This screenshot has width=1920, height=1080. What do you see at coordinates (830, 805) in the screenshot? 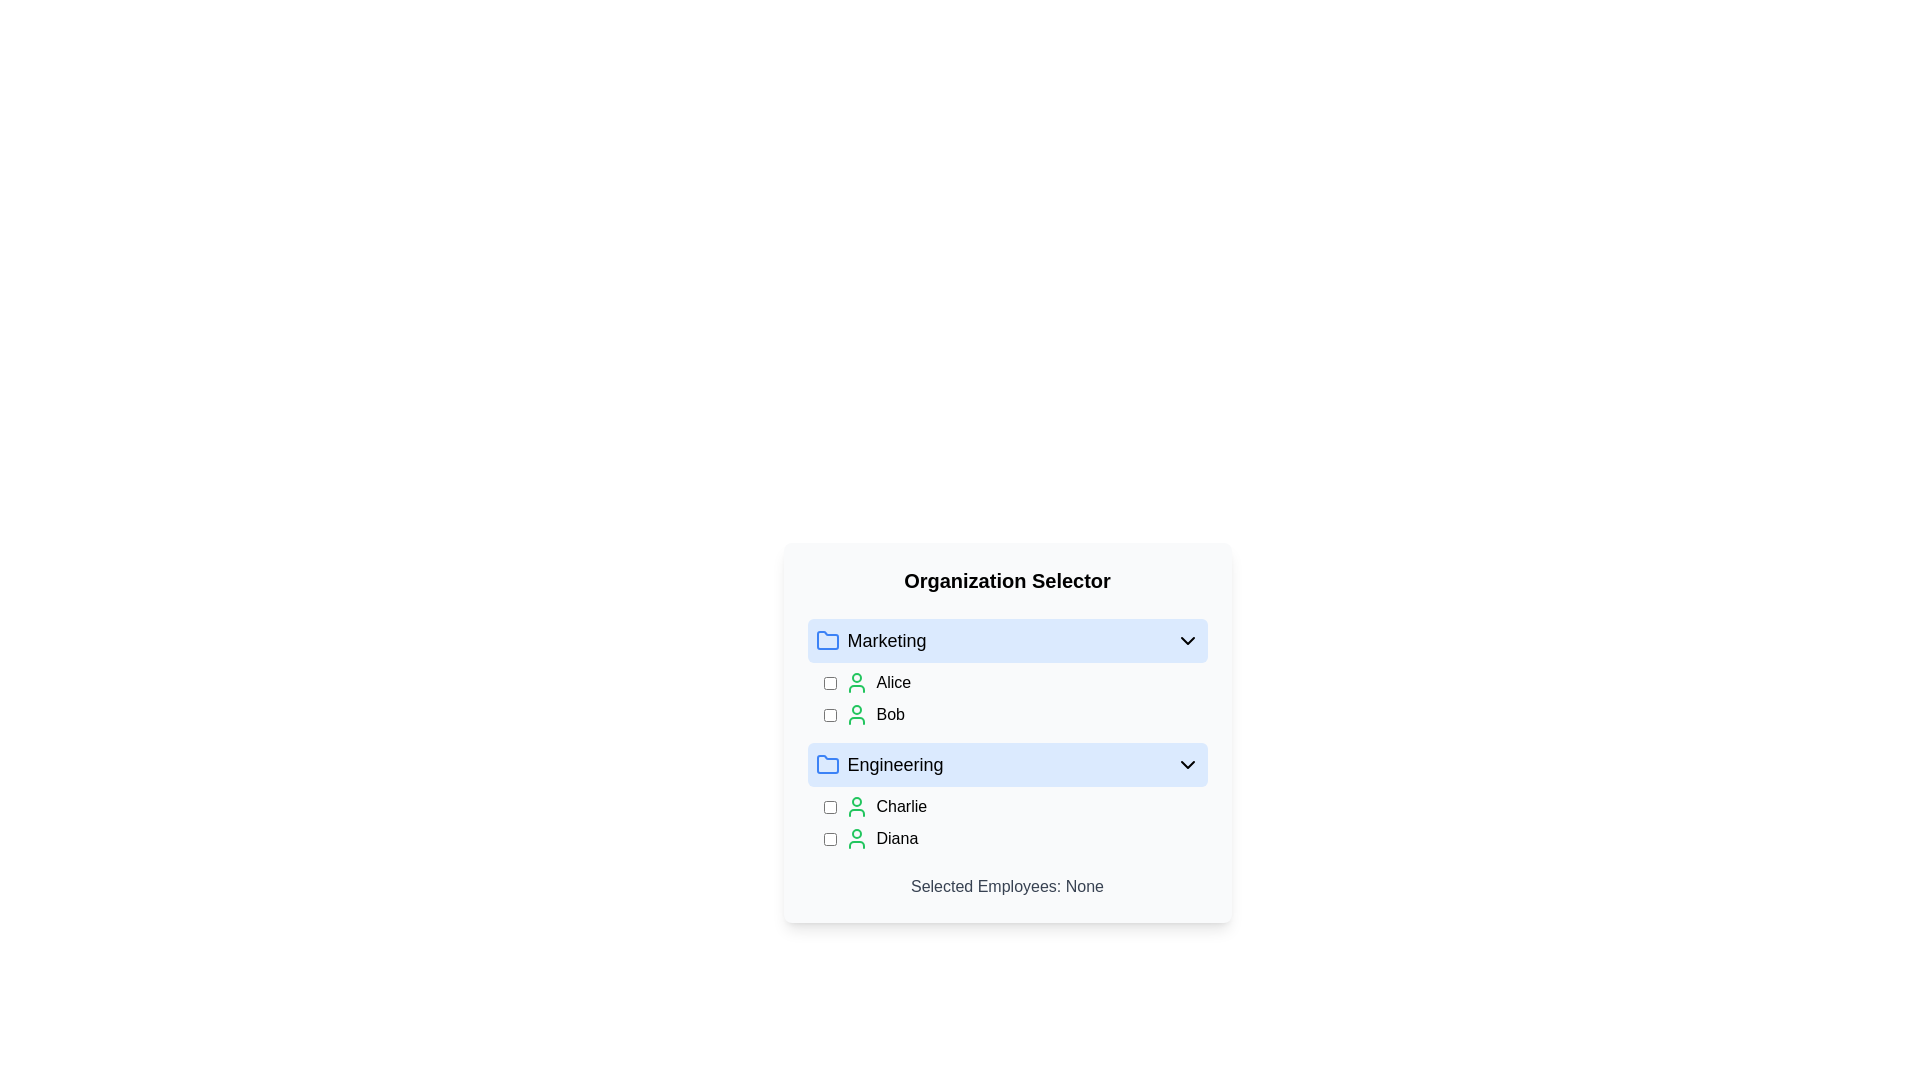
I see `the checkbox located to the left of the text 'Charlie'` at bounding box center [830, 805].